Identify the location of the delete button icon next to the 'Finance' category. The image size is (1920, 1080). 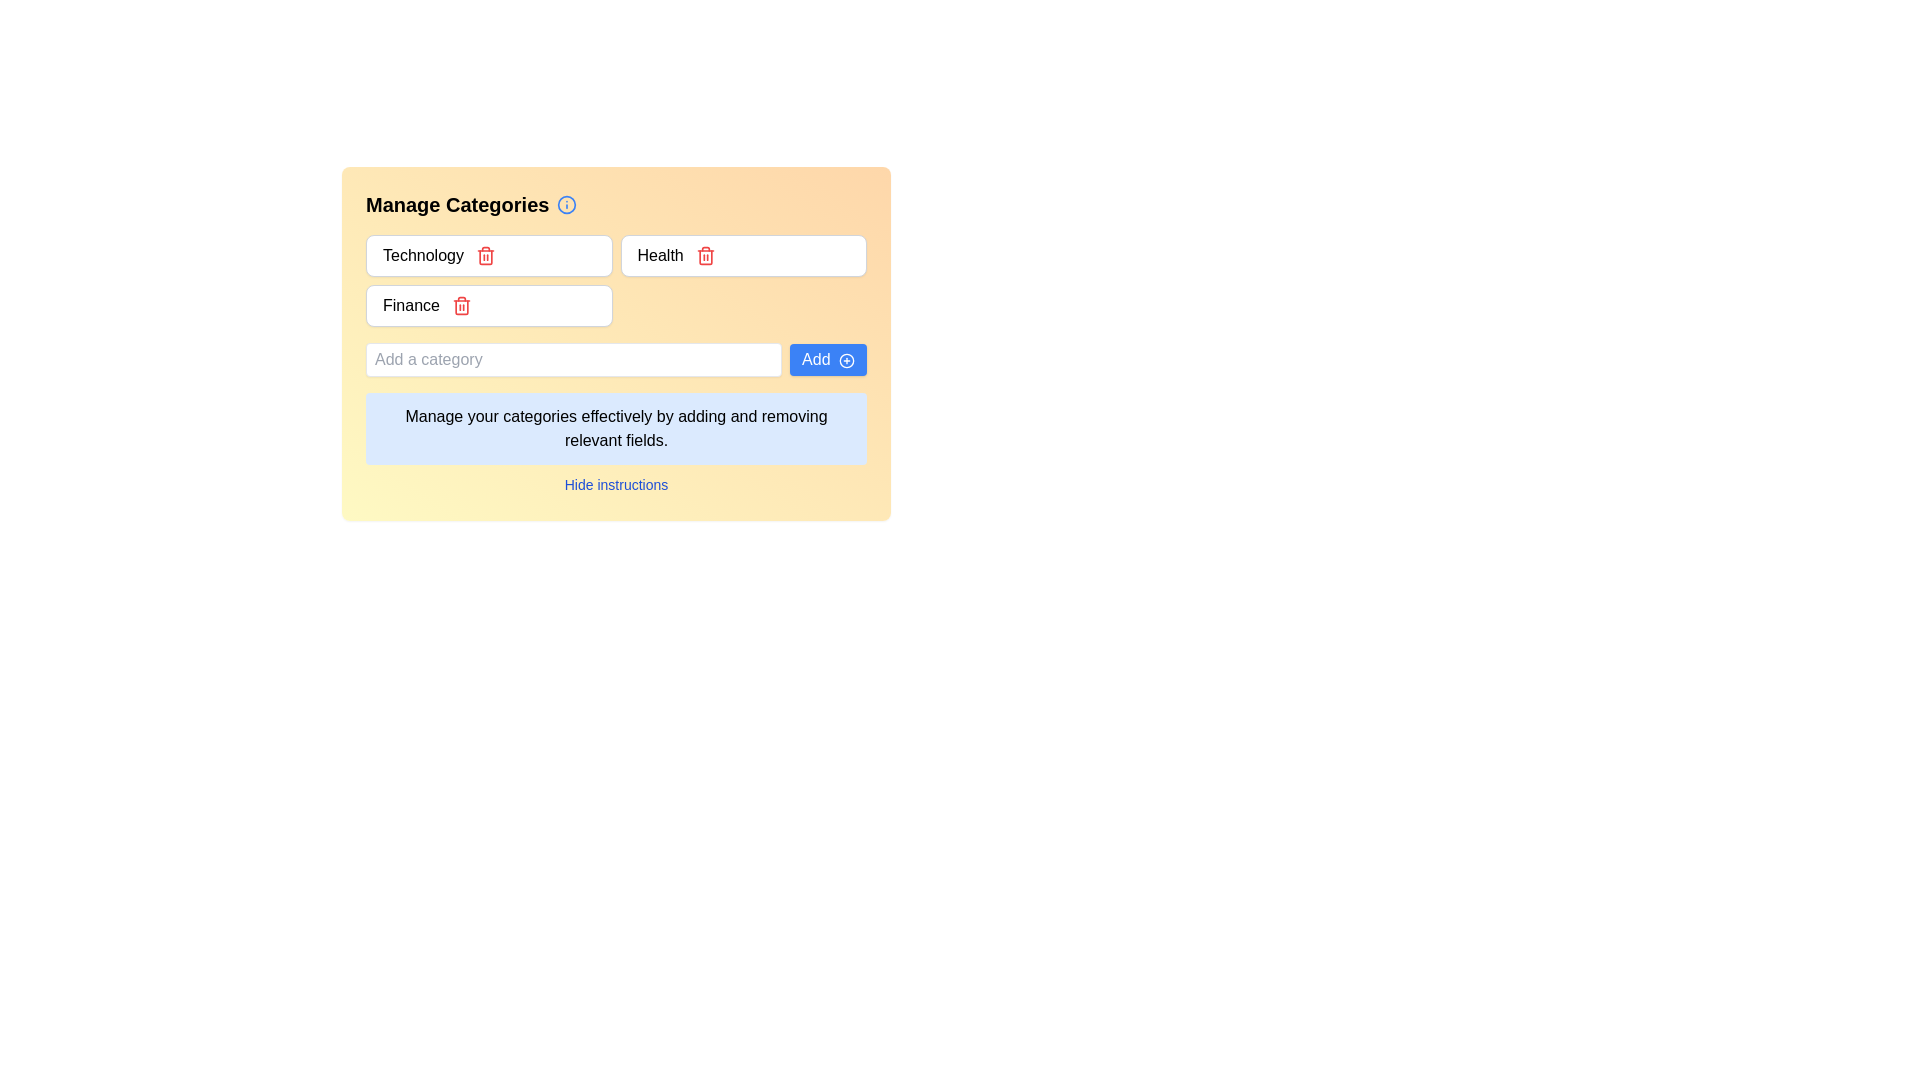
(460, 305).